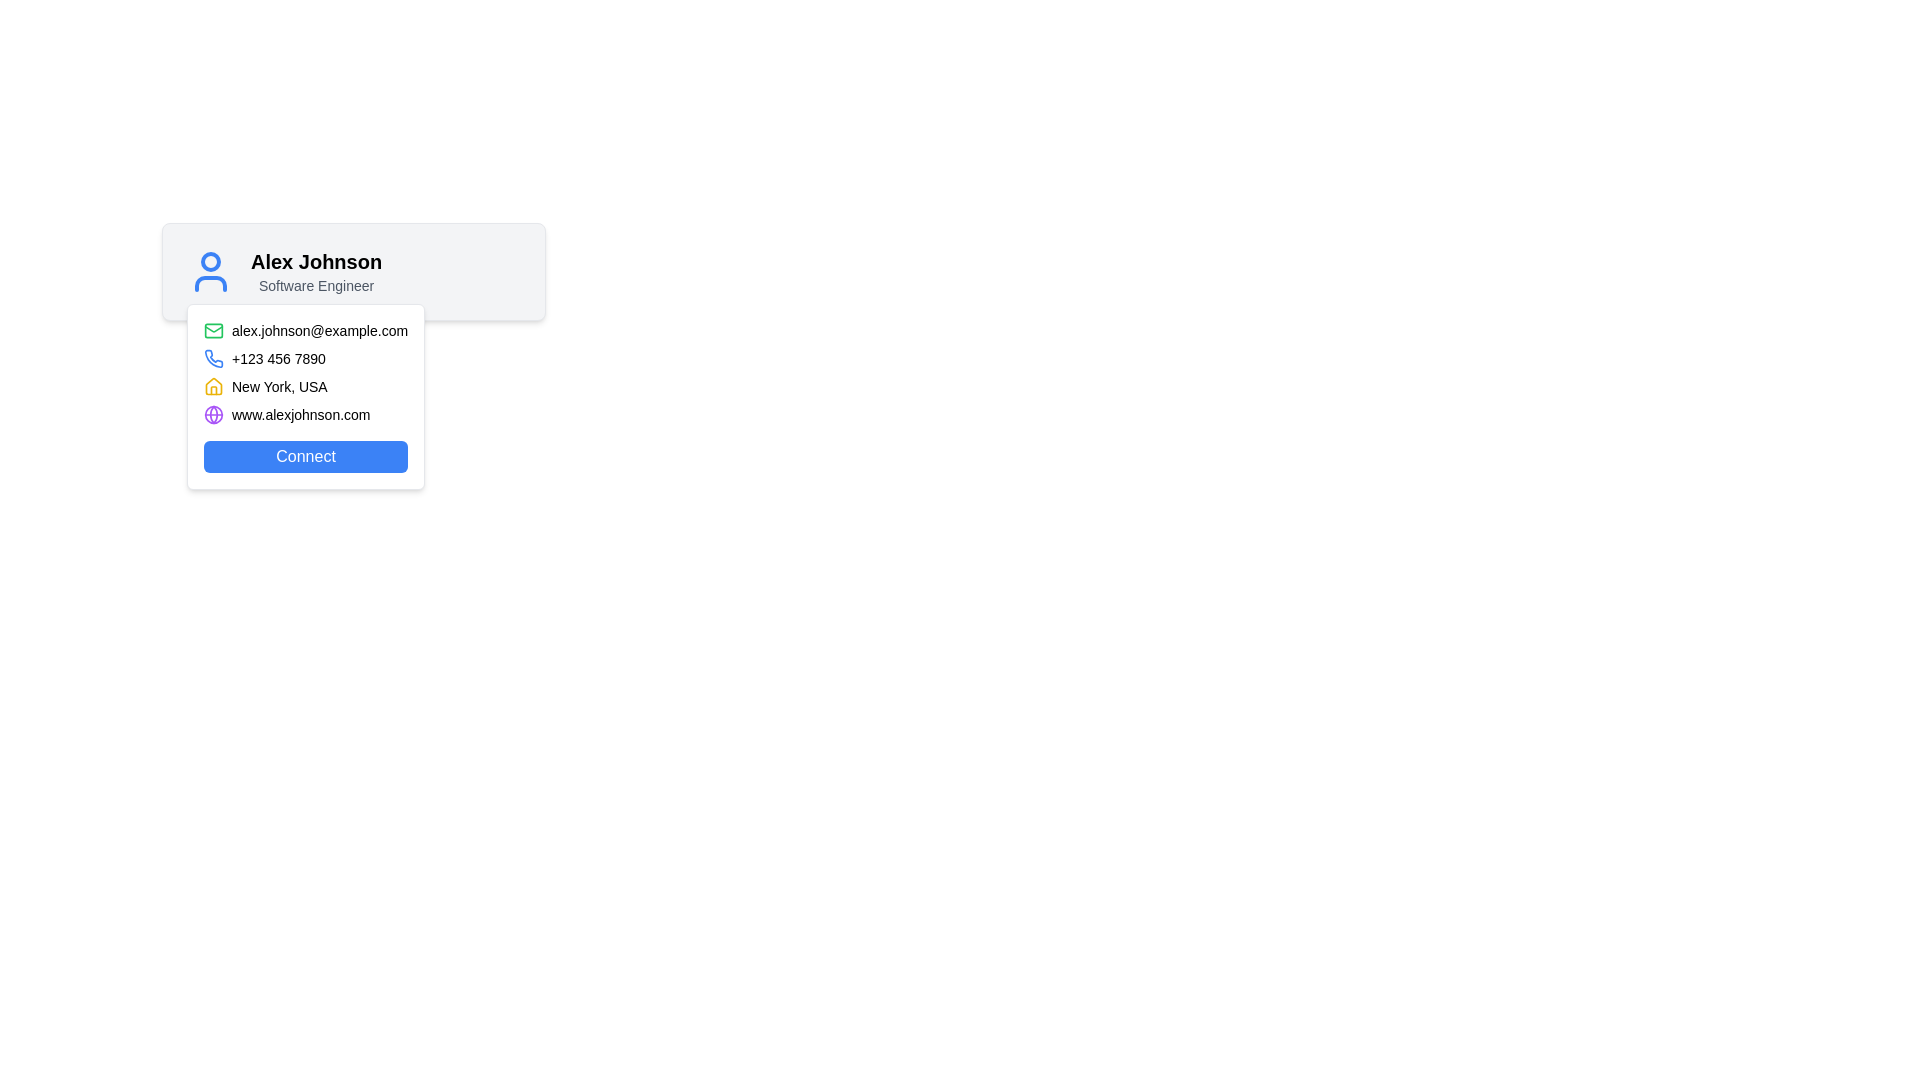 This screenshot has height=1080, width=1920. Describe the element at coordinates (305, 456) in the screenshot. I see `the rectangular button with a blue background and white text that reads 'Connect'` at that location.